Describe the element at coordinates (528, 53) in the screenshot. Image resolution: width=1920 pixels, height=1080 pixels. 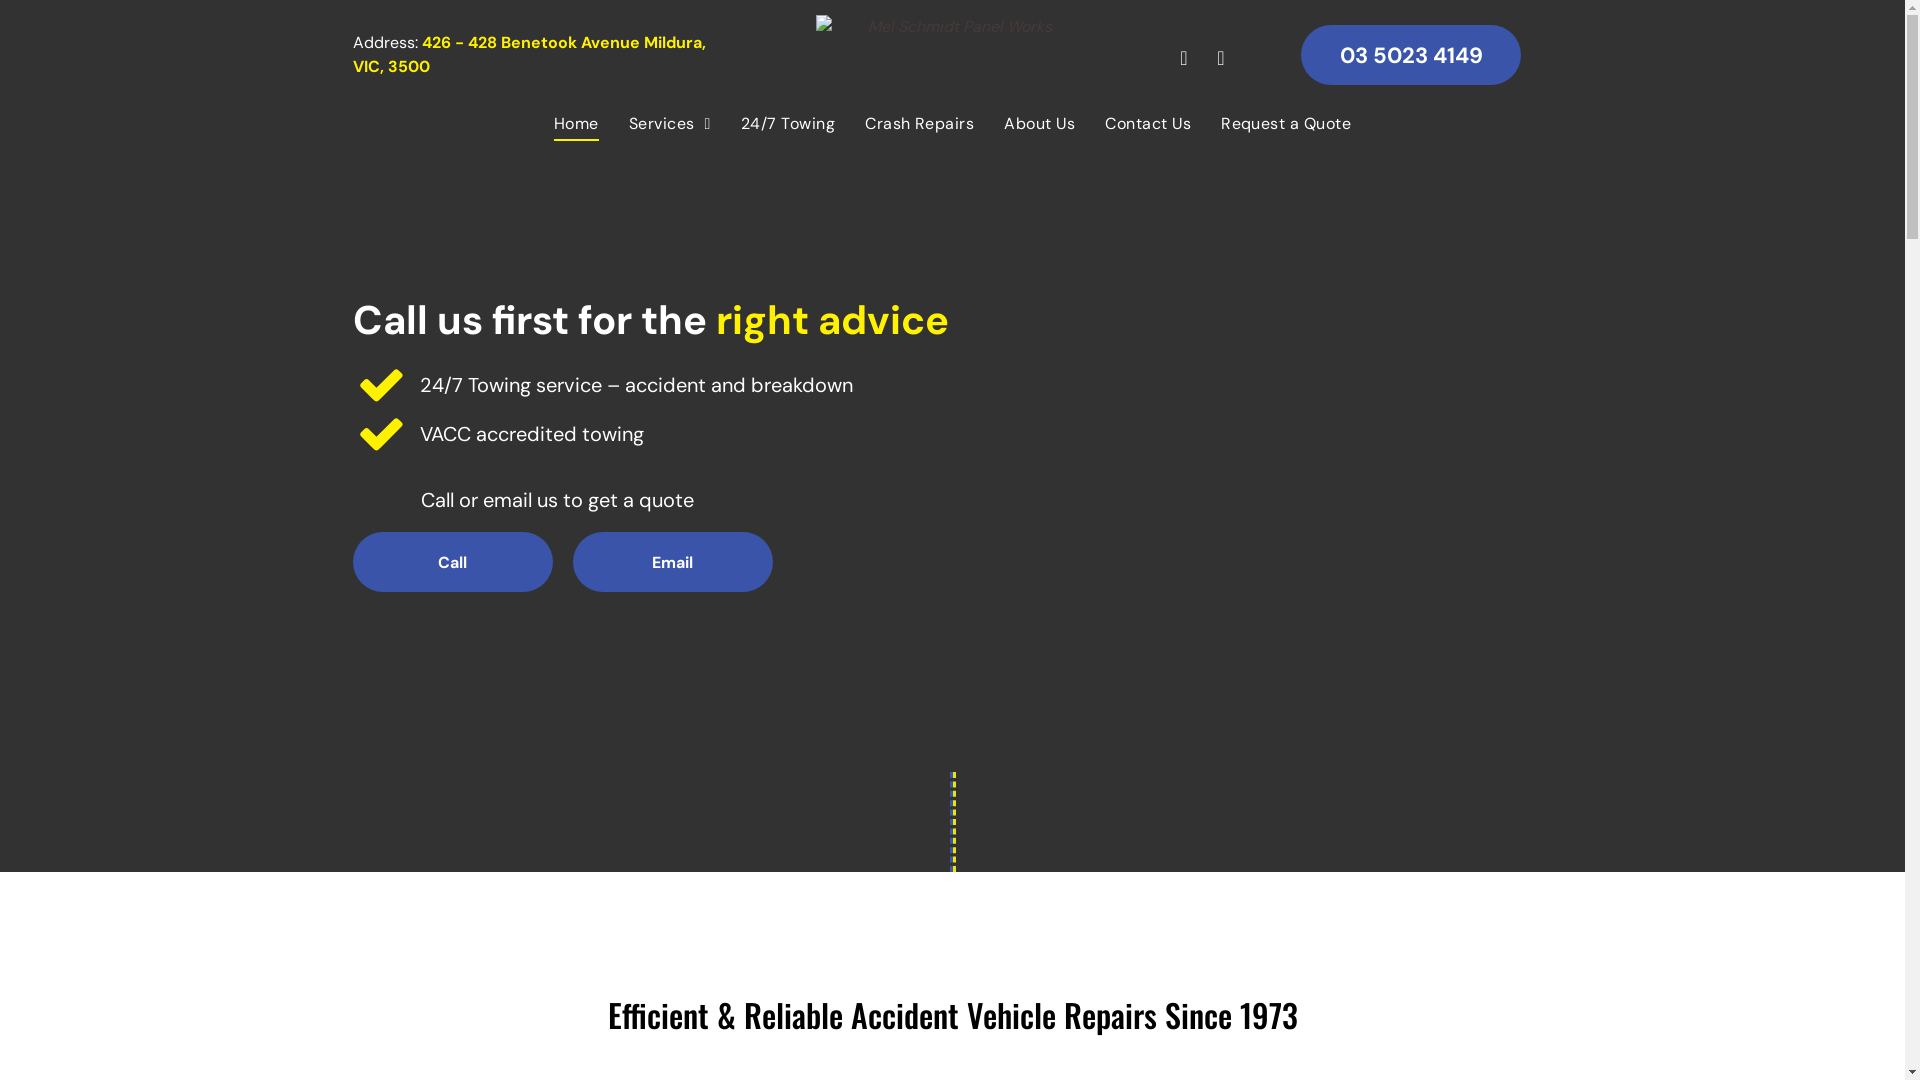
I see `'426 - 428 Benetook Avenue Mildura, VIC, 3500'` at that location.